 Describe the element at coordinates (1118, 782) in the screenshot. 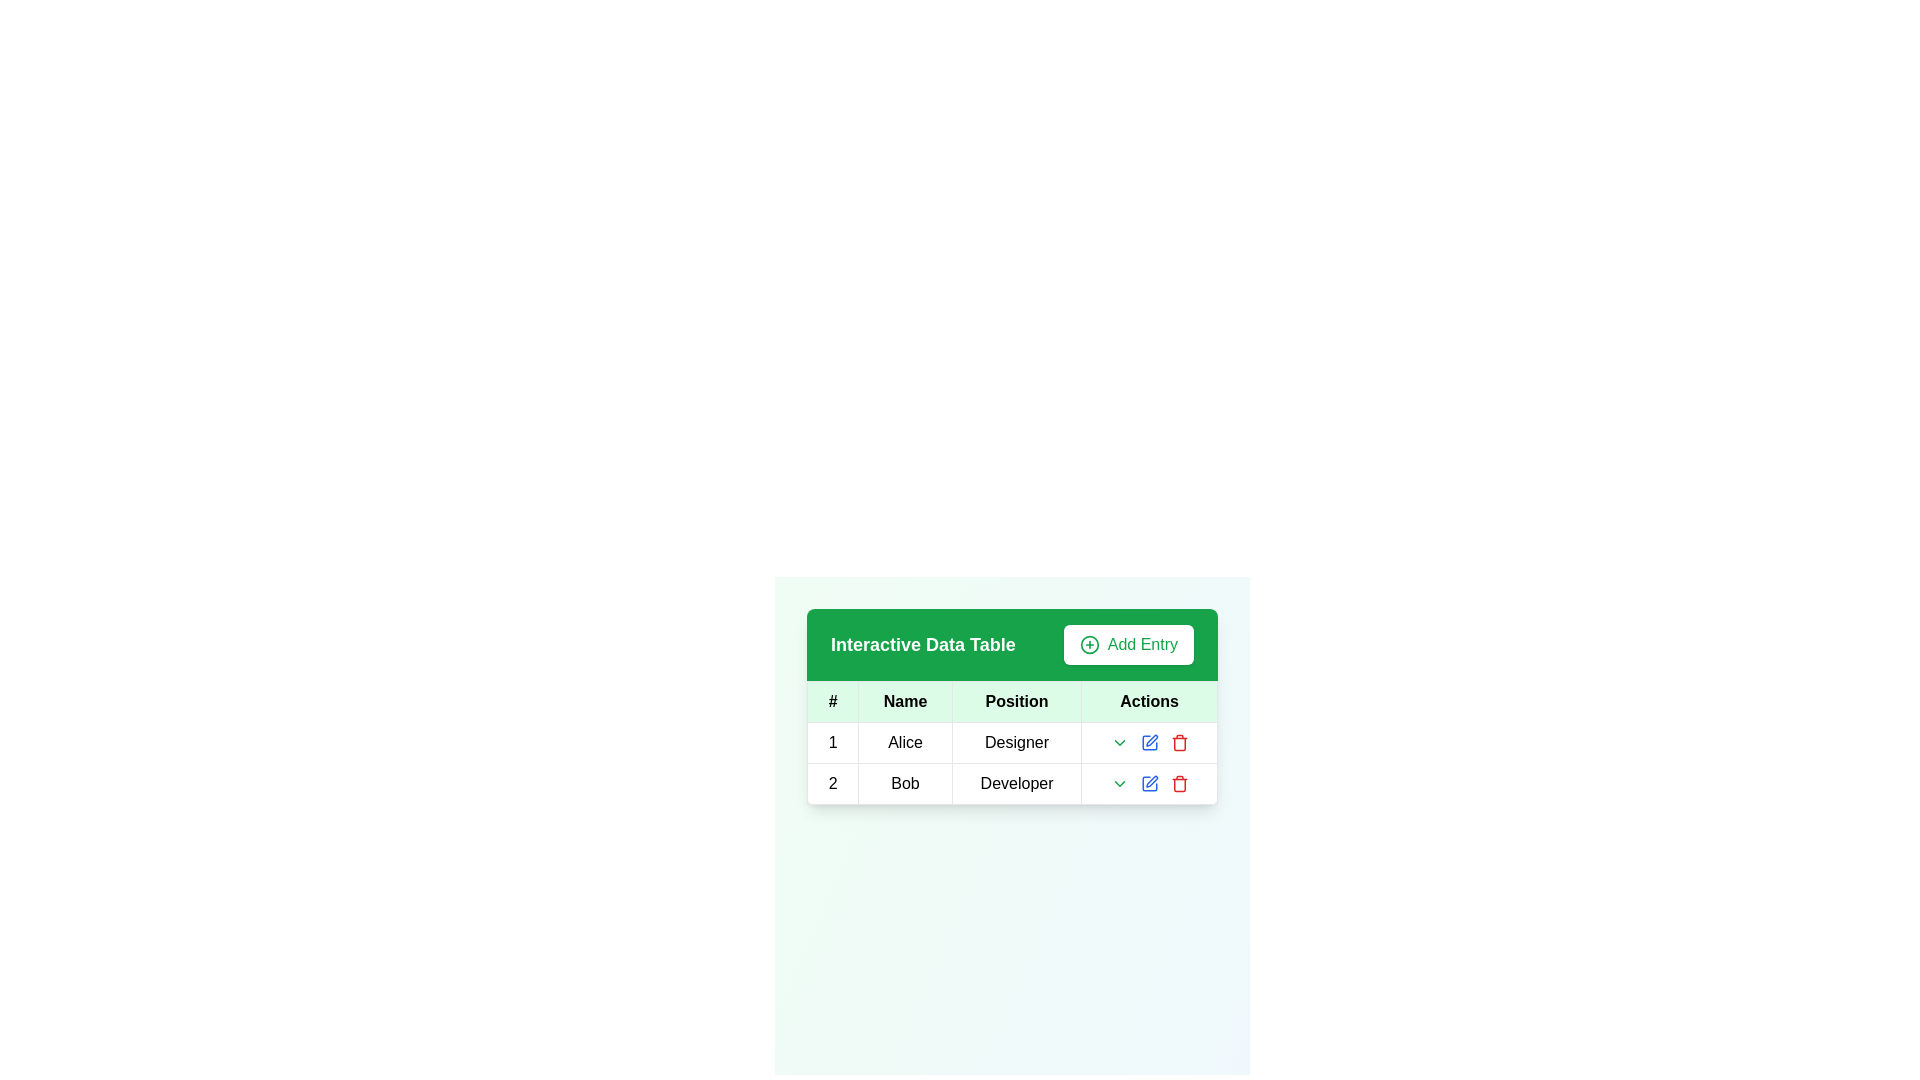

I see `the interactive green text icon resembling a downward chevron located in the 'Actions' column for the entry corresponding to 'Bob' in the table to change its appearance` at that location.